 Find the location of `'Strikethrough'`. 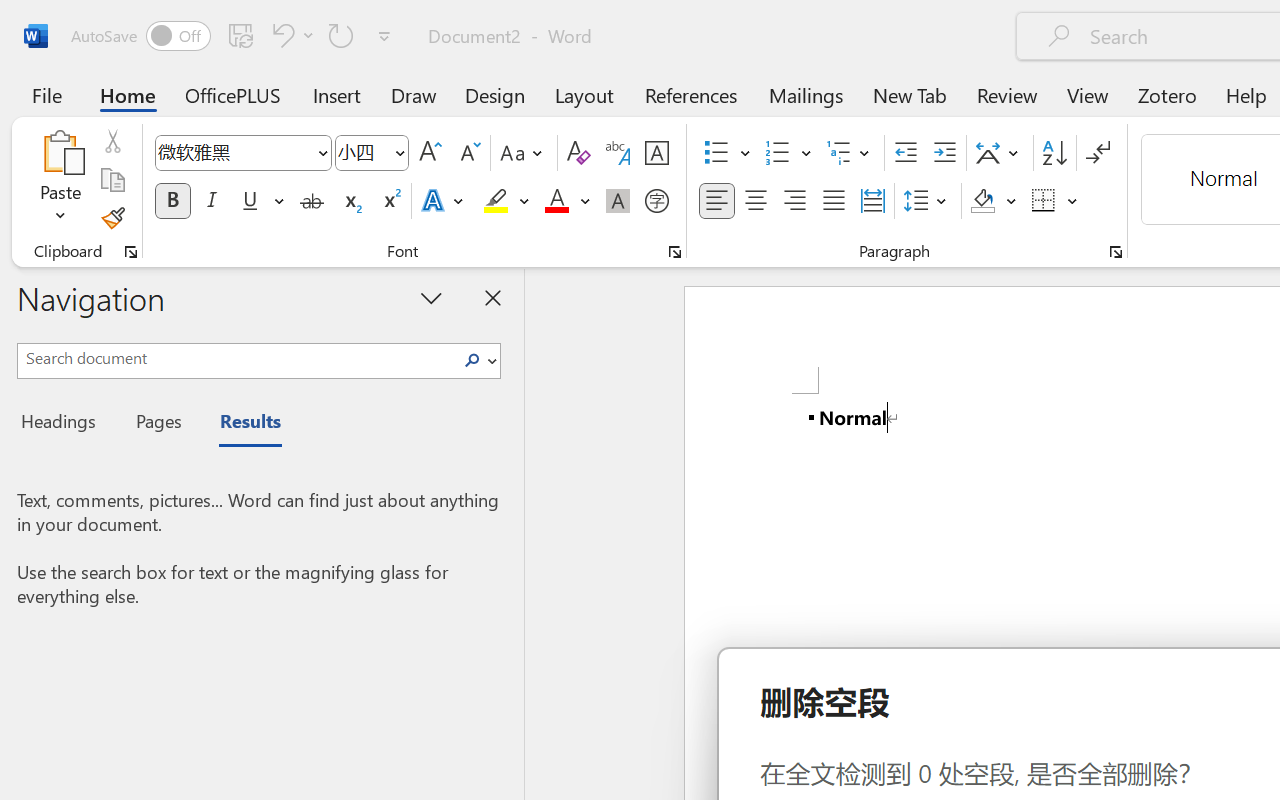

'Strikethrough' is located at coordinates (311, 201).